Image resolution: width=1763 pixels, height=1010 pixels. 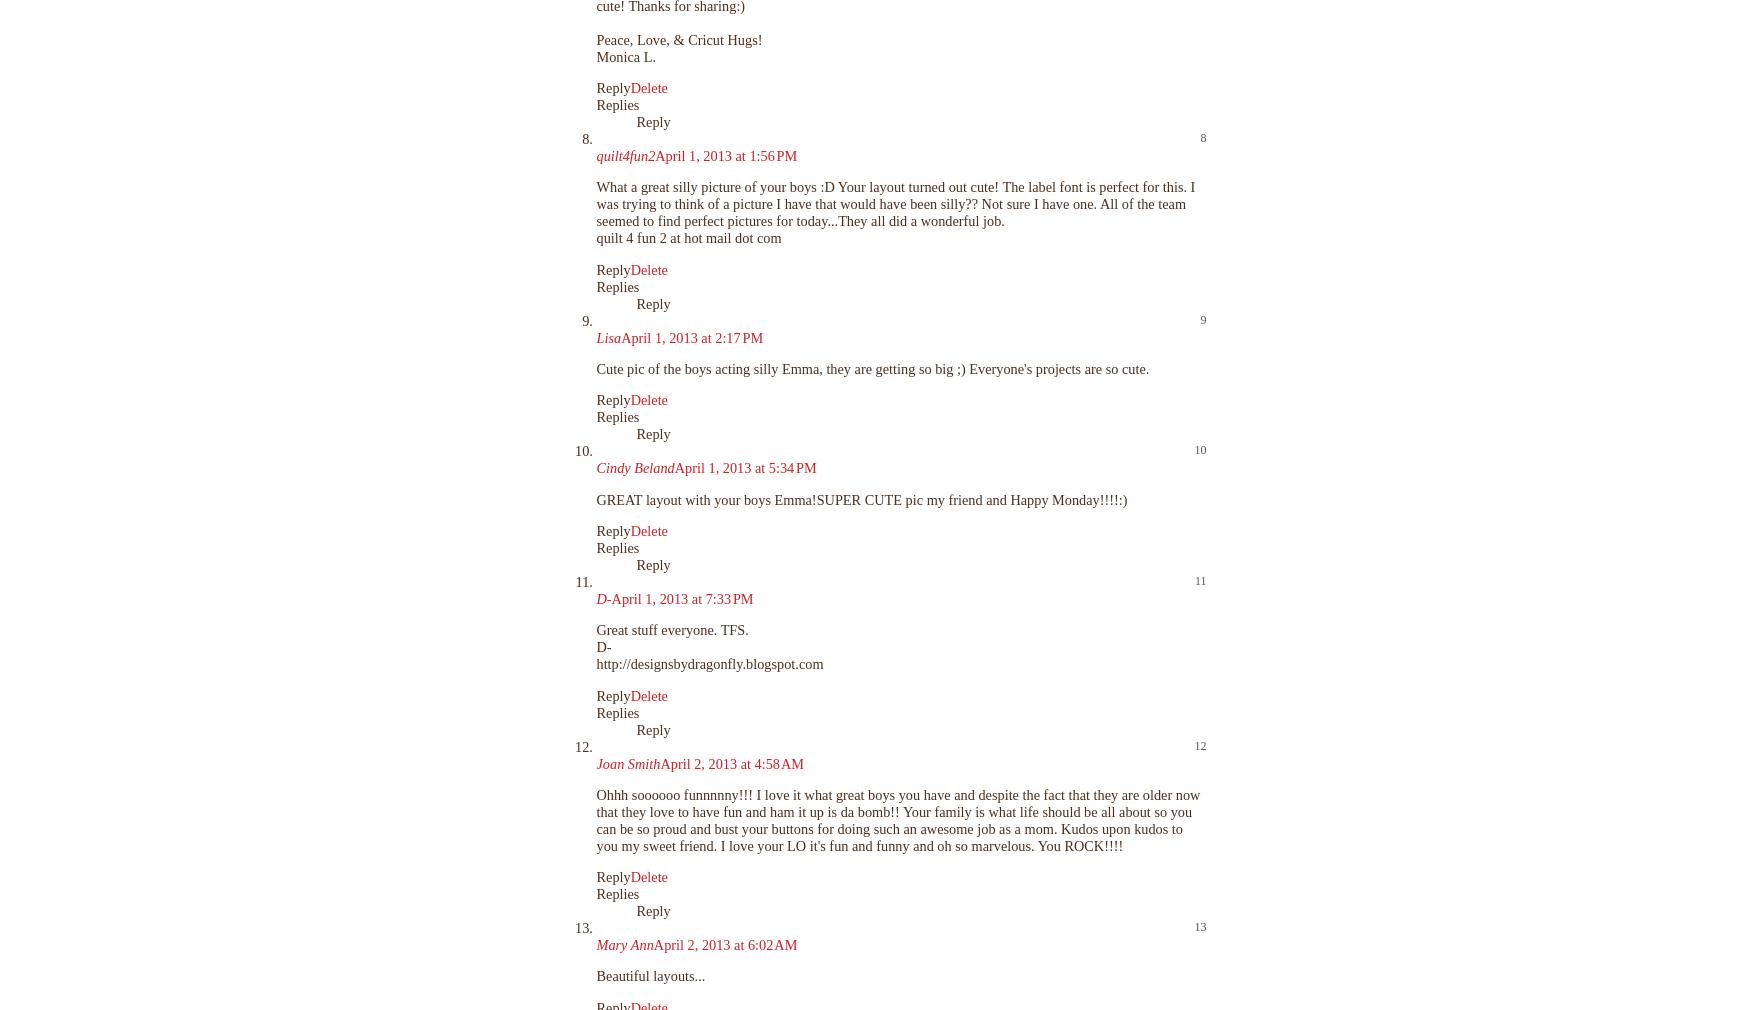 What do you see at coordinates (608, 337) in the screenshot?
I see `'Lisa'` at bounding box center [608, 337].